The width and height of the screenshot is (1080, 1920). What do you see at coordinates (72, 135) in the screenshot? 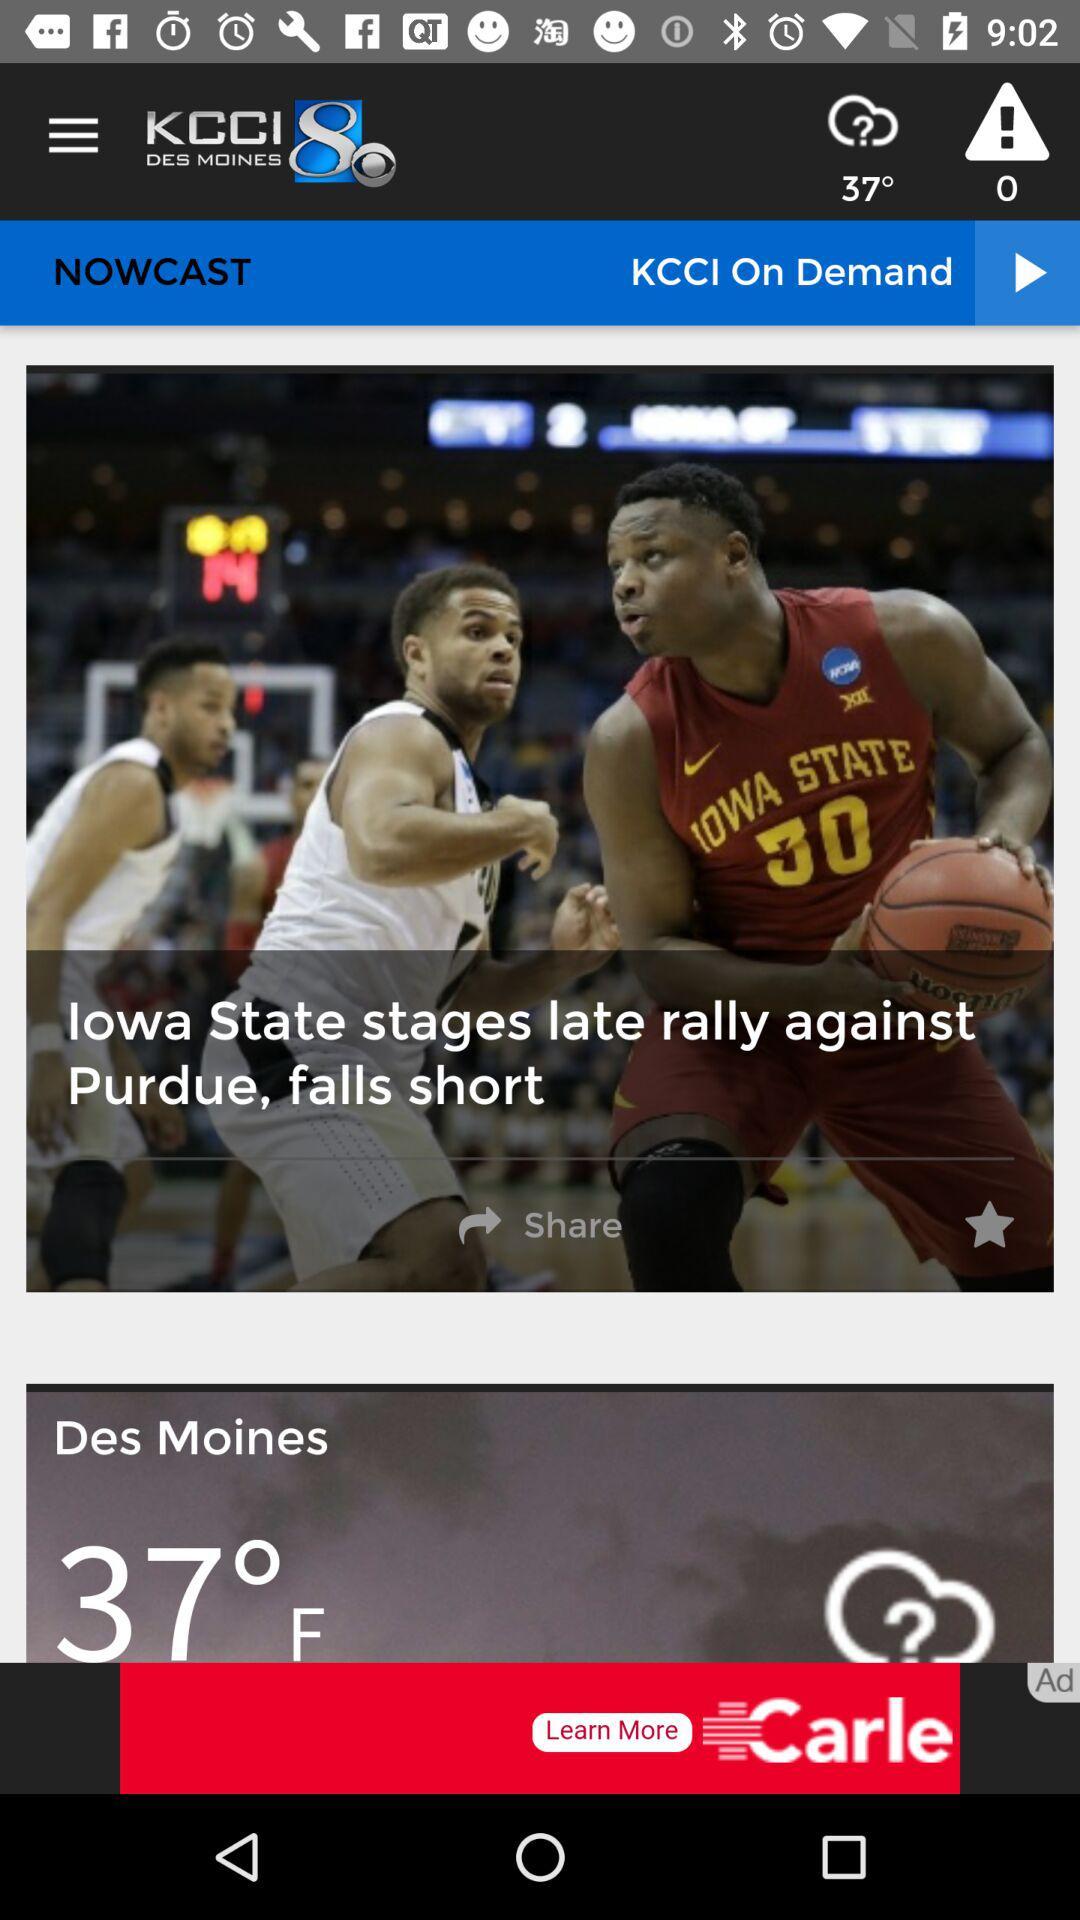
I see `the menu icon` at bounding box center [72, 135].